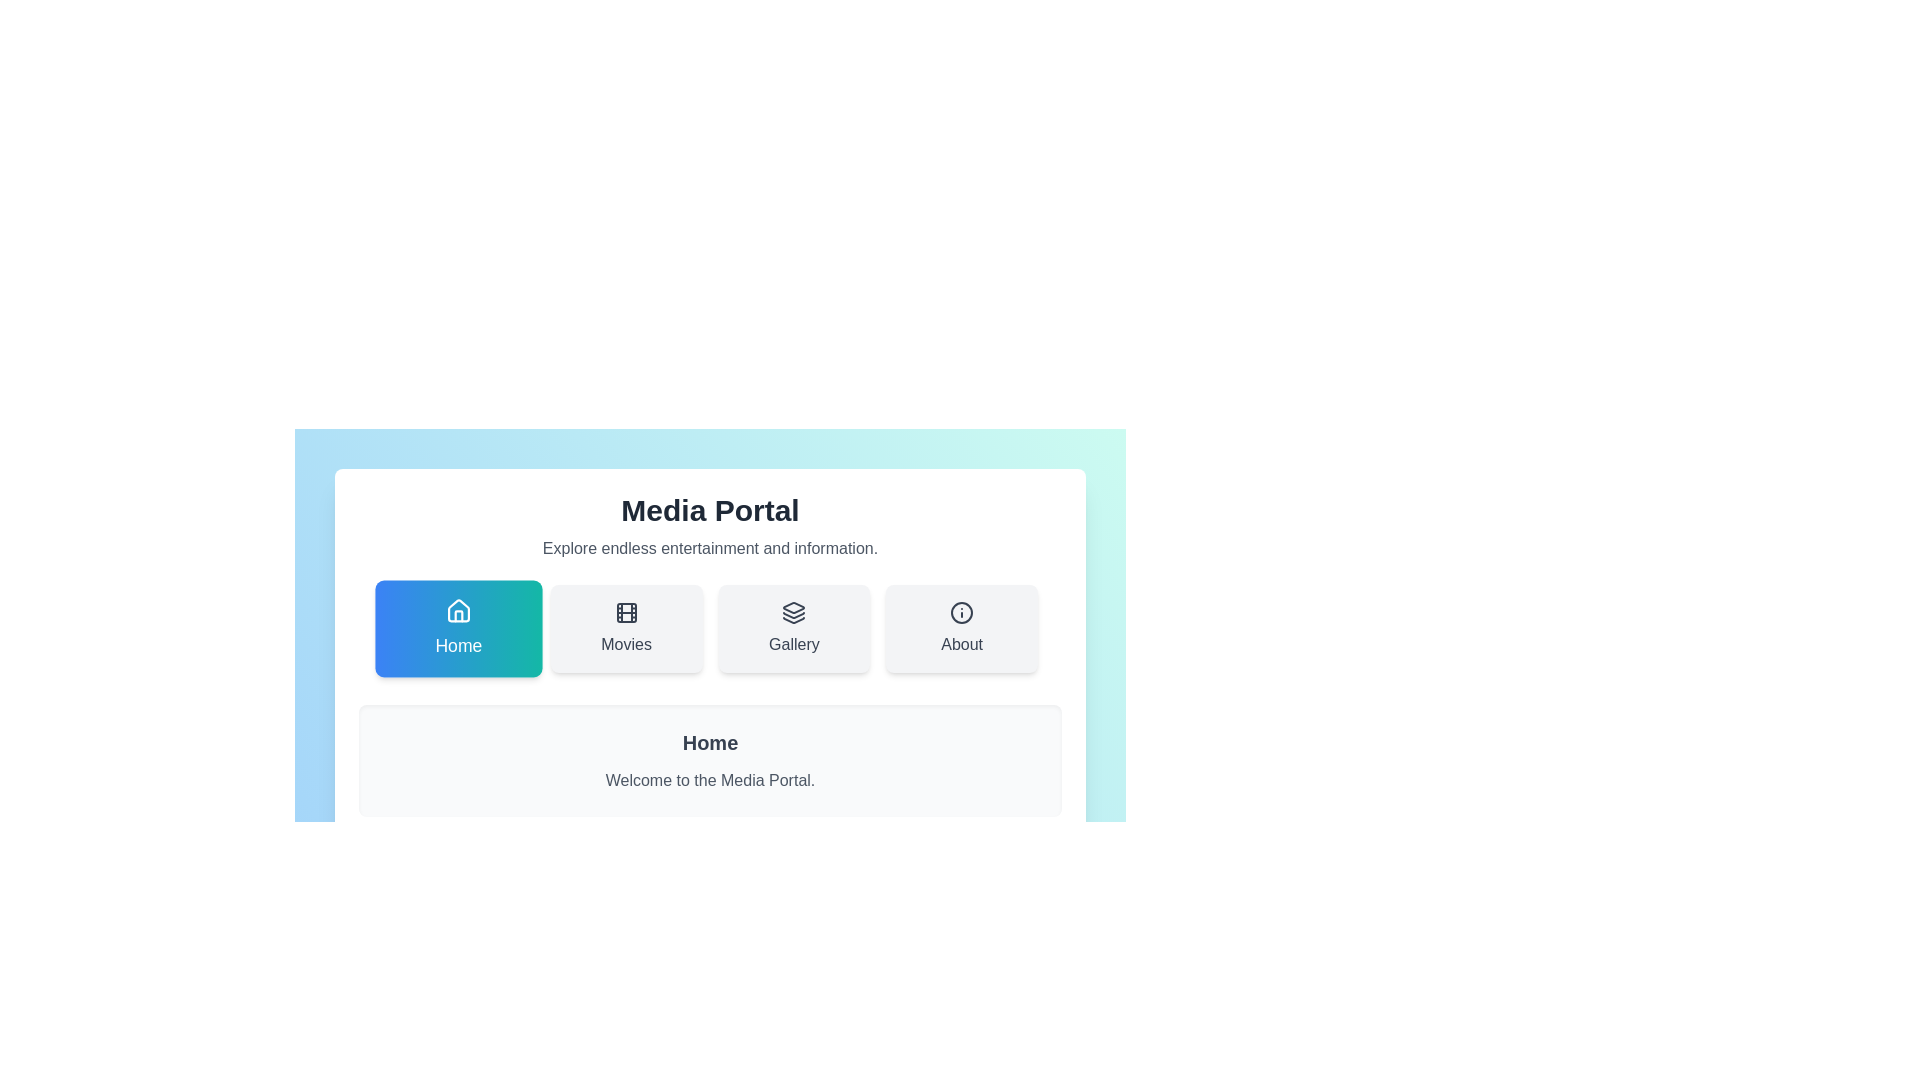 The height and width of the screenshot is (1080, 1920). Describe the element at coordinates (456, 627) in the screenshot. I see `the 'Home' navigation button located at the top-left corner of the grid layout` at that location.